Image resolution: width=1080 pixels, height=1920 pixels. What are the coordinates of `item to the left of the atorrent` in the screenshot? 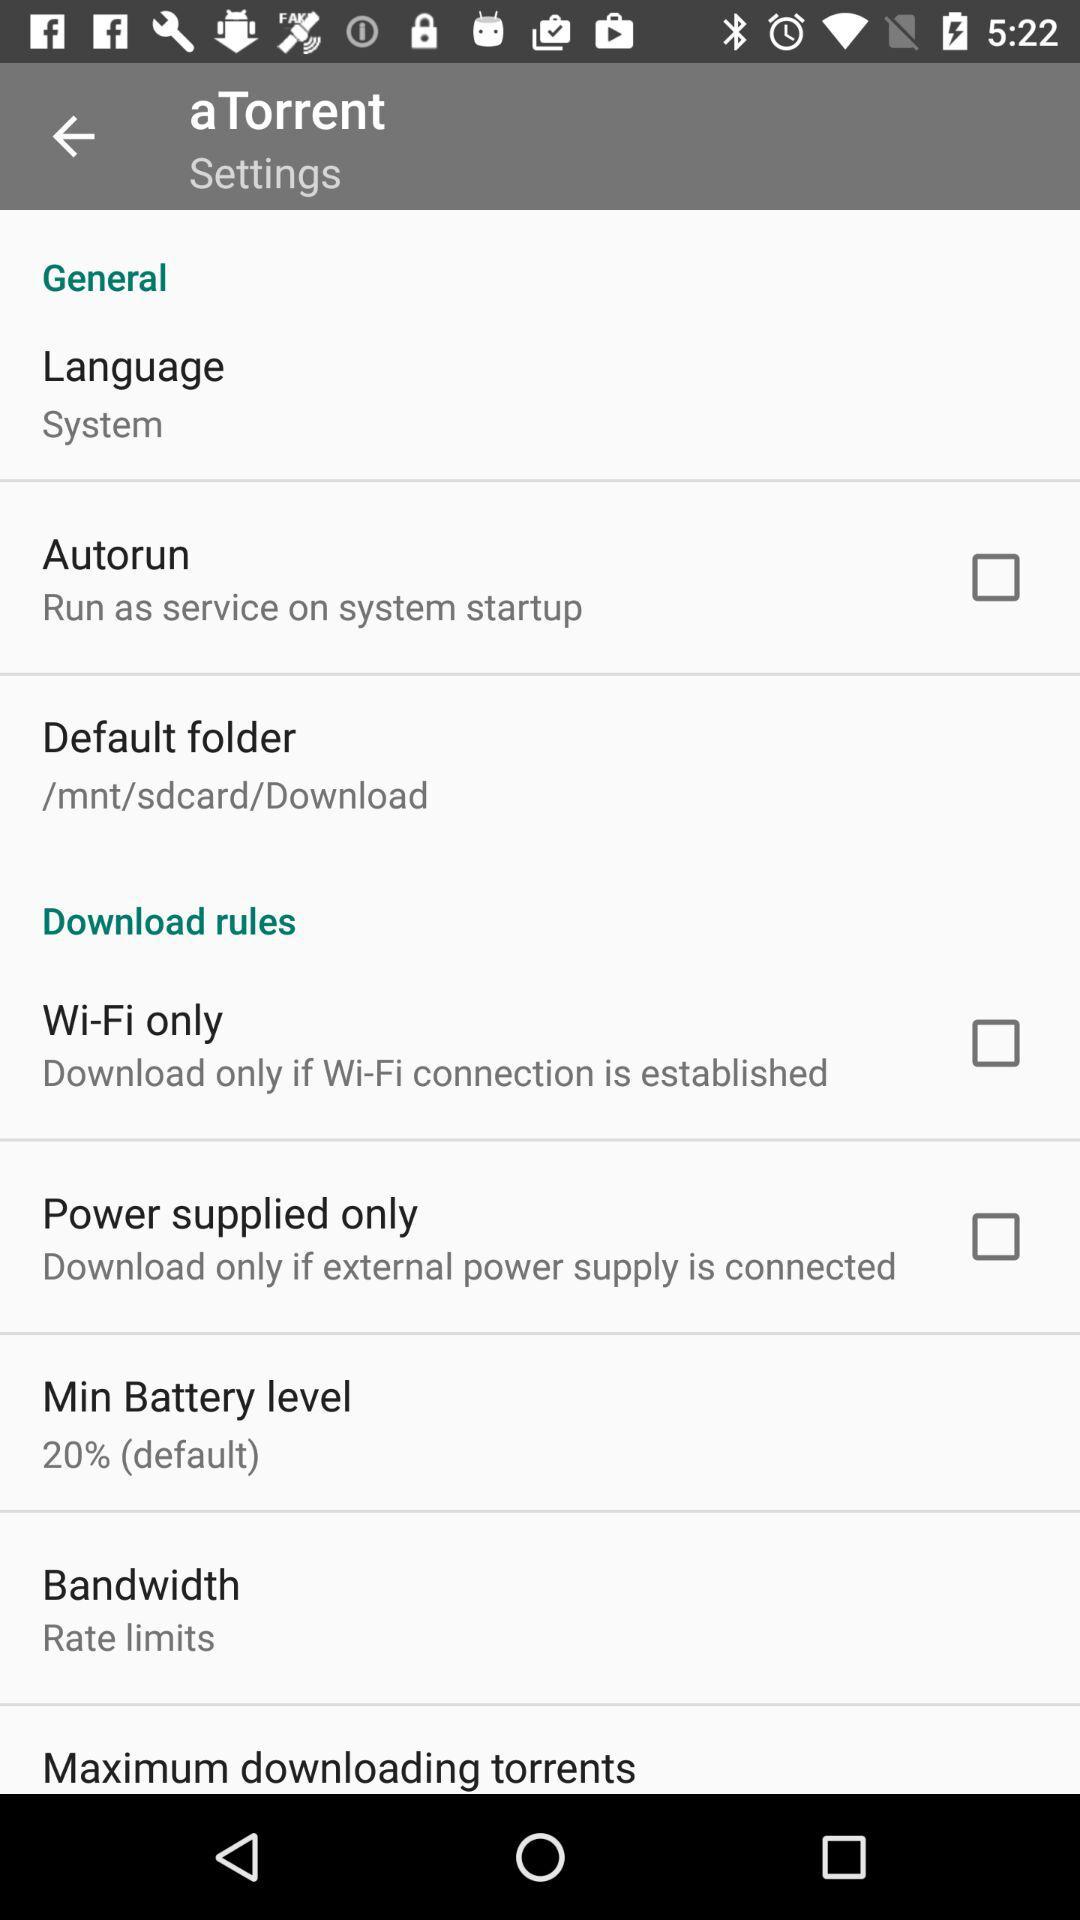 It's located at (72, 135).